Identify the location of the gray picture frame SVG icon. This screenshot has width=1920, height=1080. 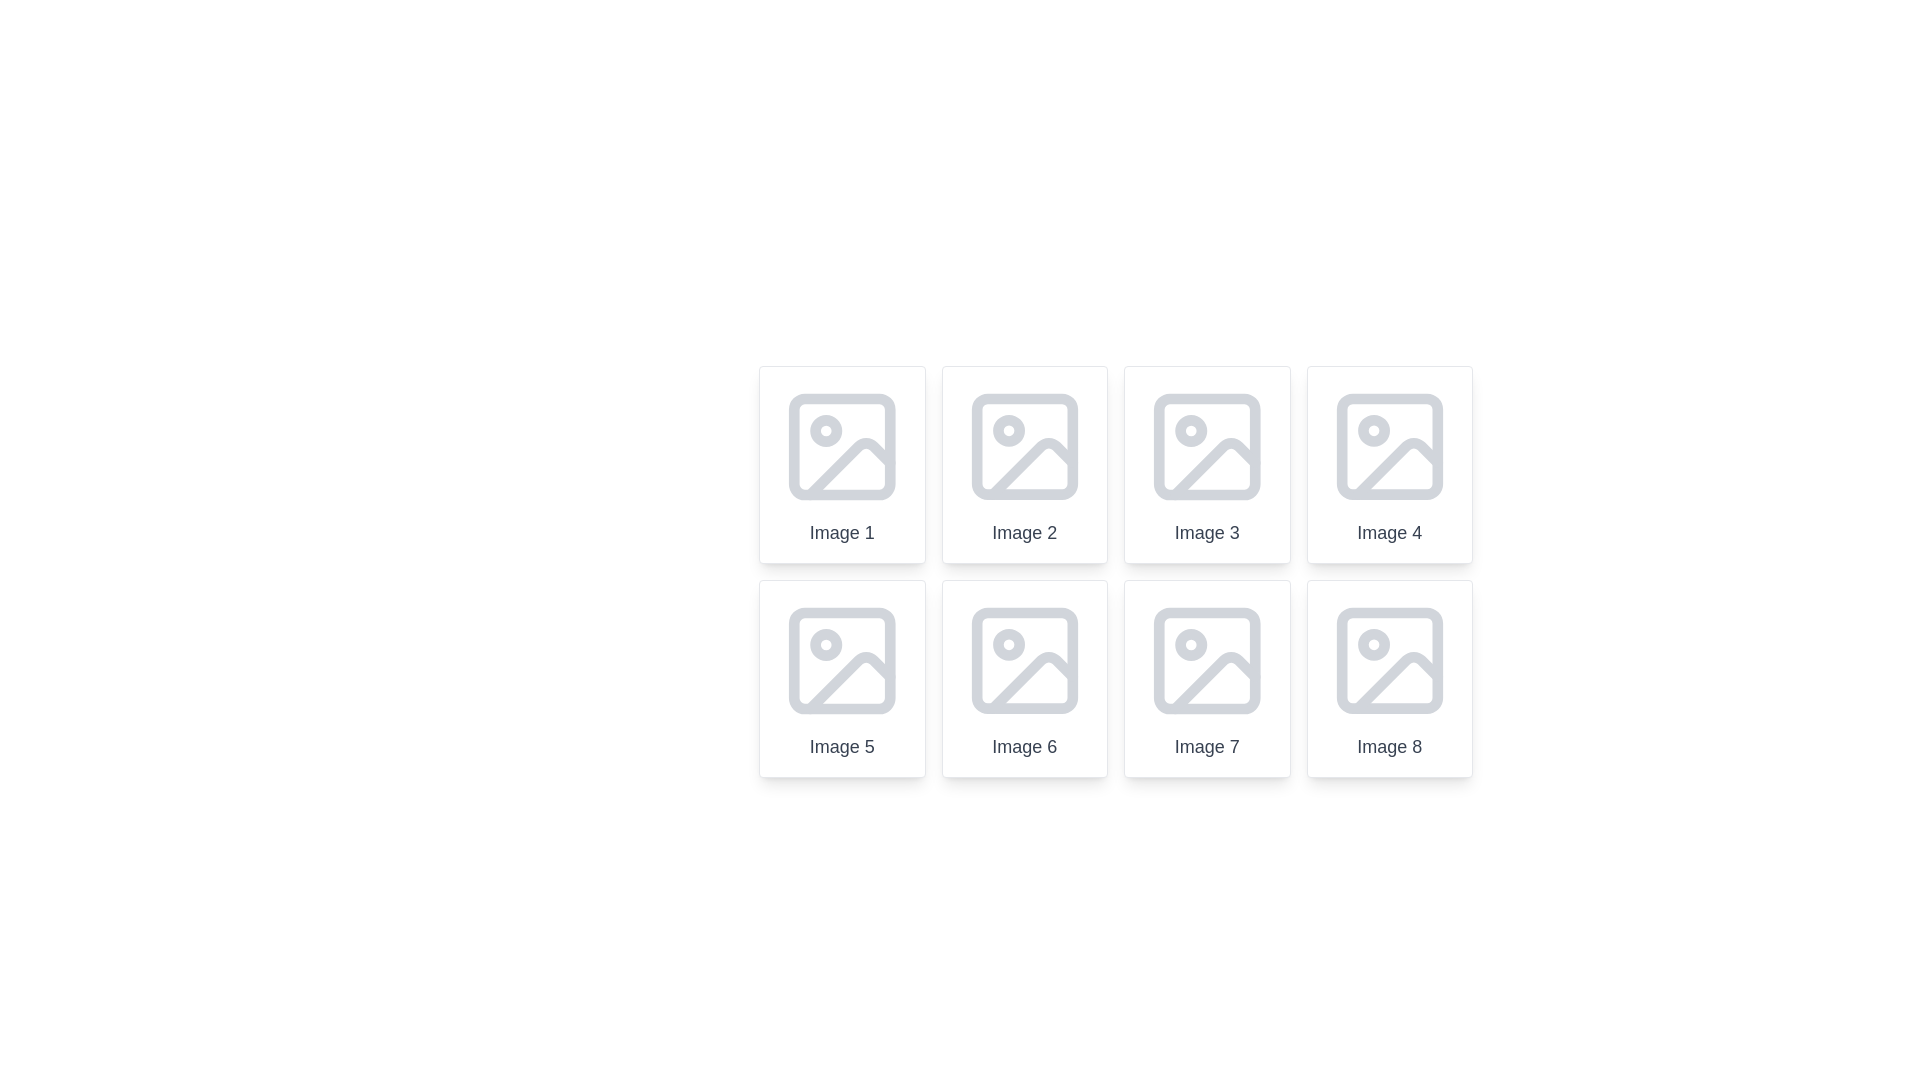
(1024, 660).